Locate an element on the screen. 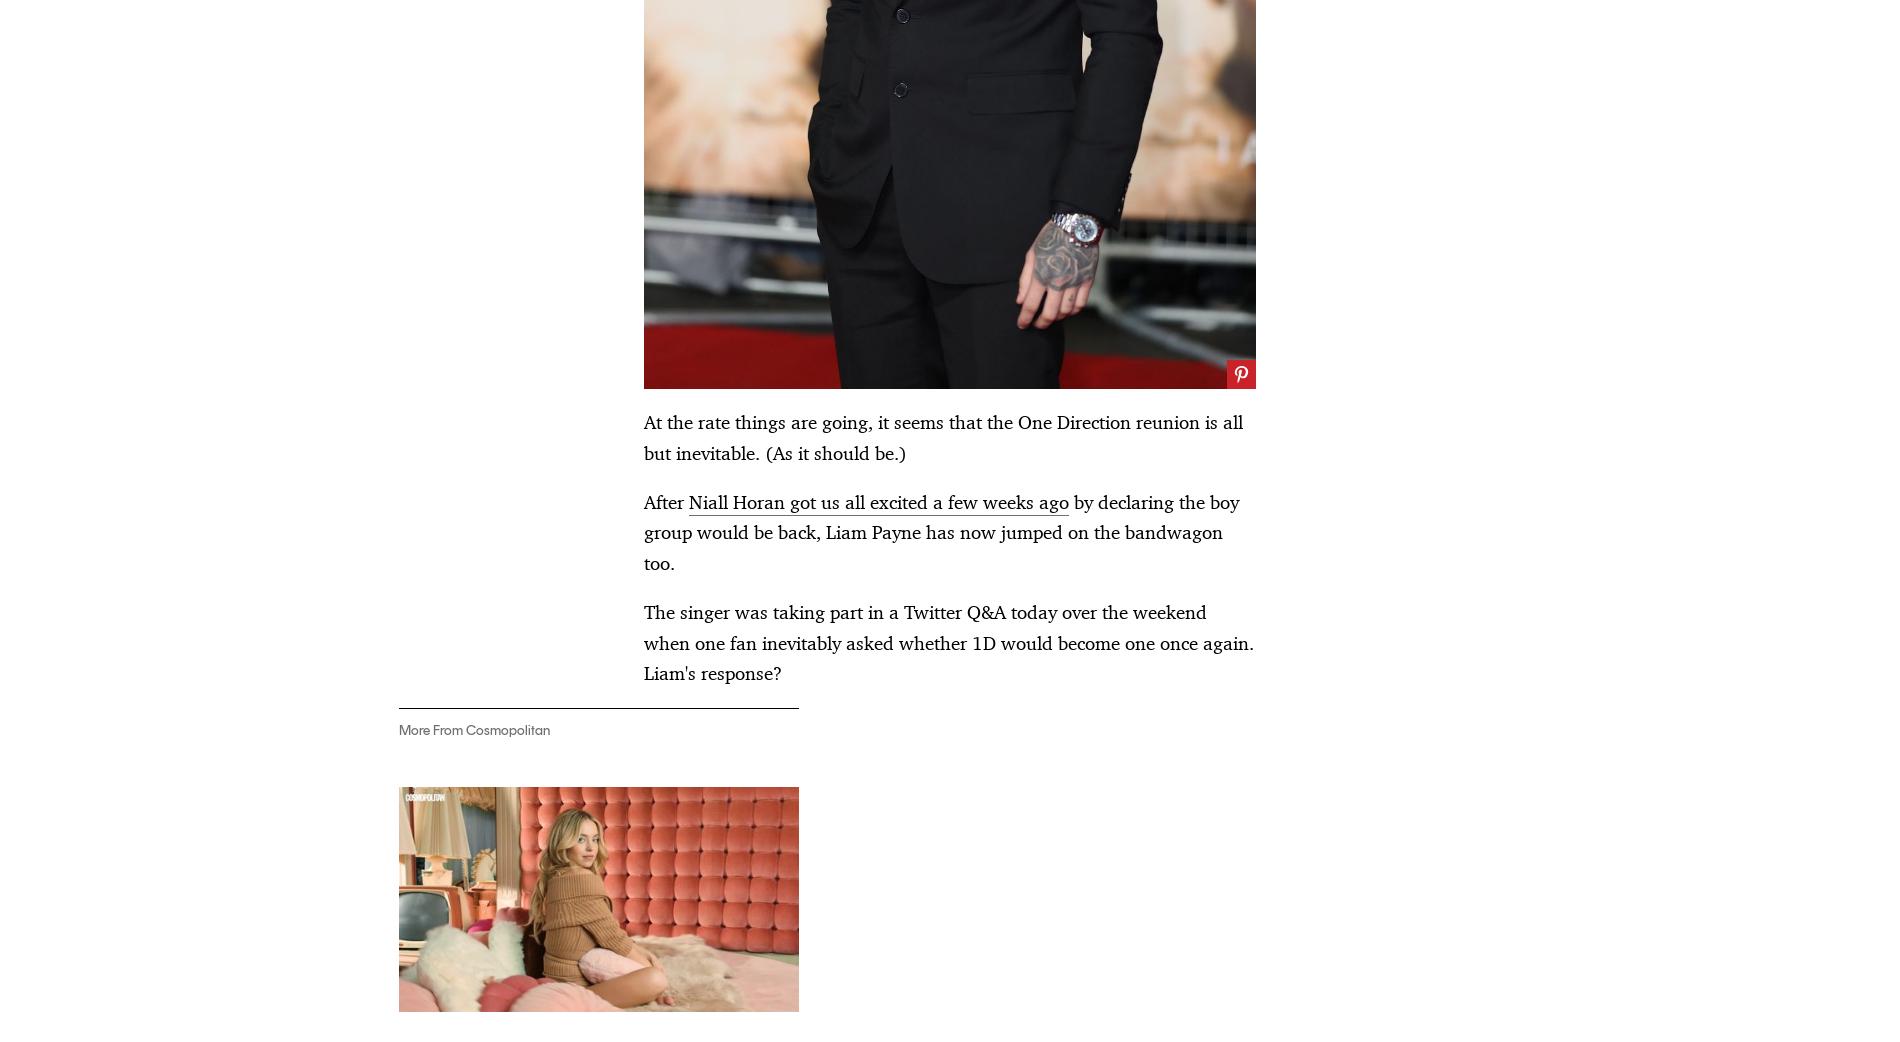 The height and width of the screenshot is (1042, 1900). 'Newsletter' is located at coordinates (950, 881).